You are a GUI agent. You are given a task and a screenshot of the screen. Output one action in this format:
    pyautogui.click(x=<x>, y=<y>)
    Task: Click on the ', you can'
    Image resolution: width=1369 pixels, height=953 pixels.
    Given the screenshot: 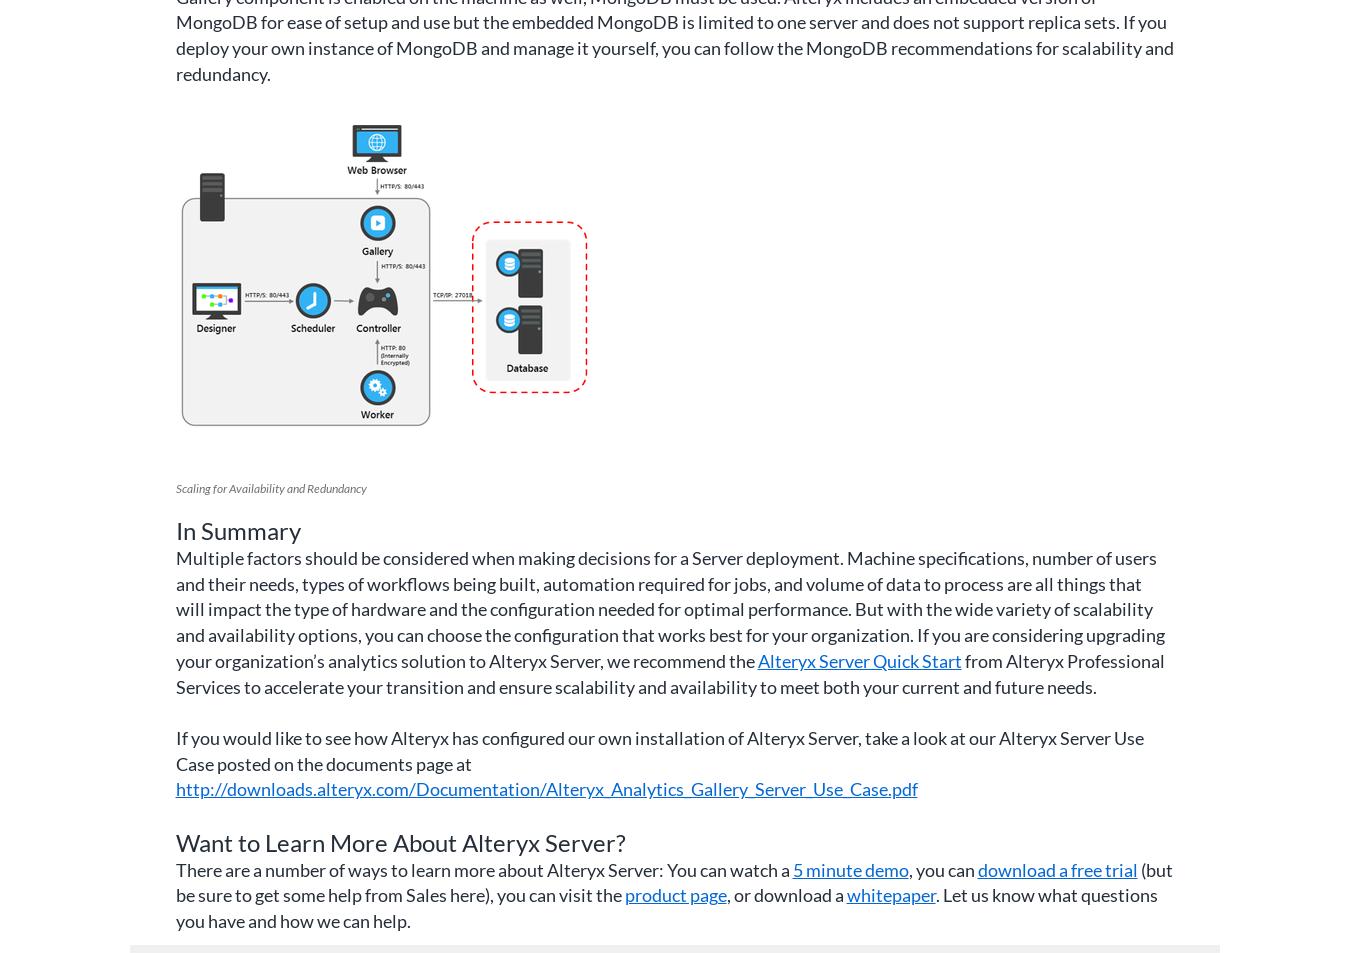 What is the action you would take?
    pyautogui.click(x=942, y=869)
    